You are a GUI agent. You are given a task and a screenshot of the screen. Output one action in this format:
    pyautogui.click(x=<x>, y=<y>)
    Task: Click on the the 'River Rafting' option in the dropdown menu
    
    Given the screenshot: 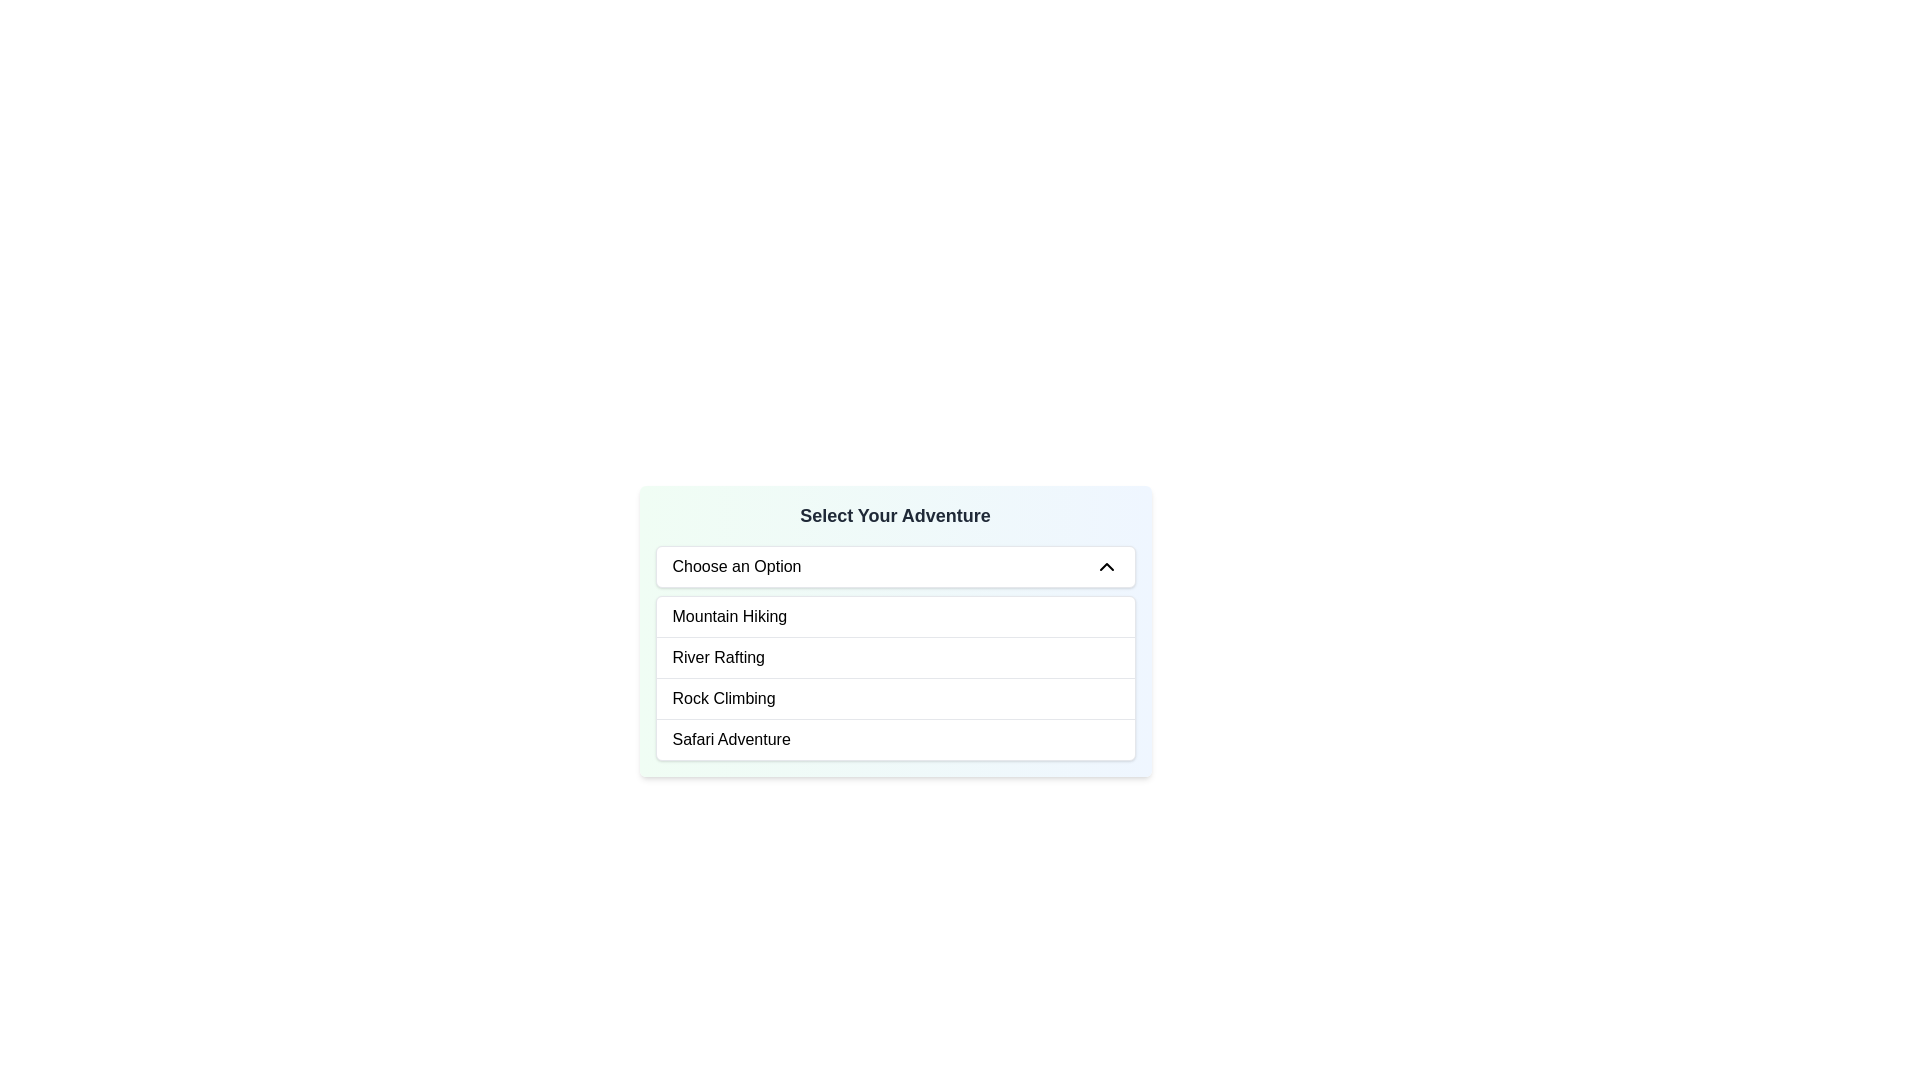 What is the action you would take?
    pyautogui.click(x=718, y=658)
    